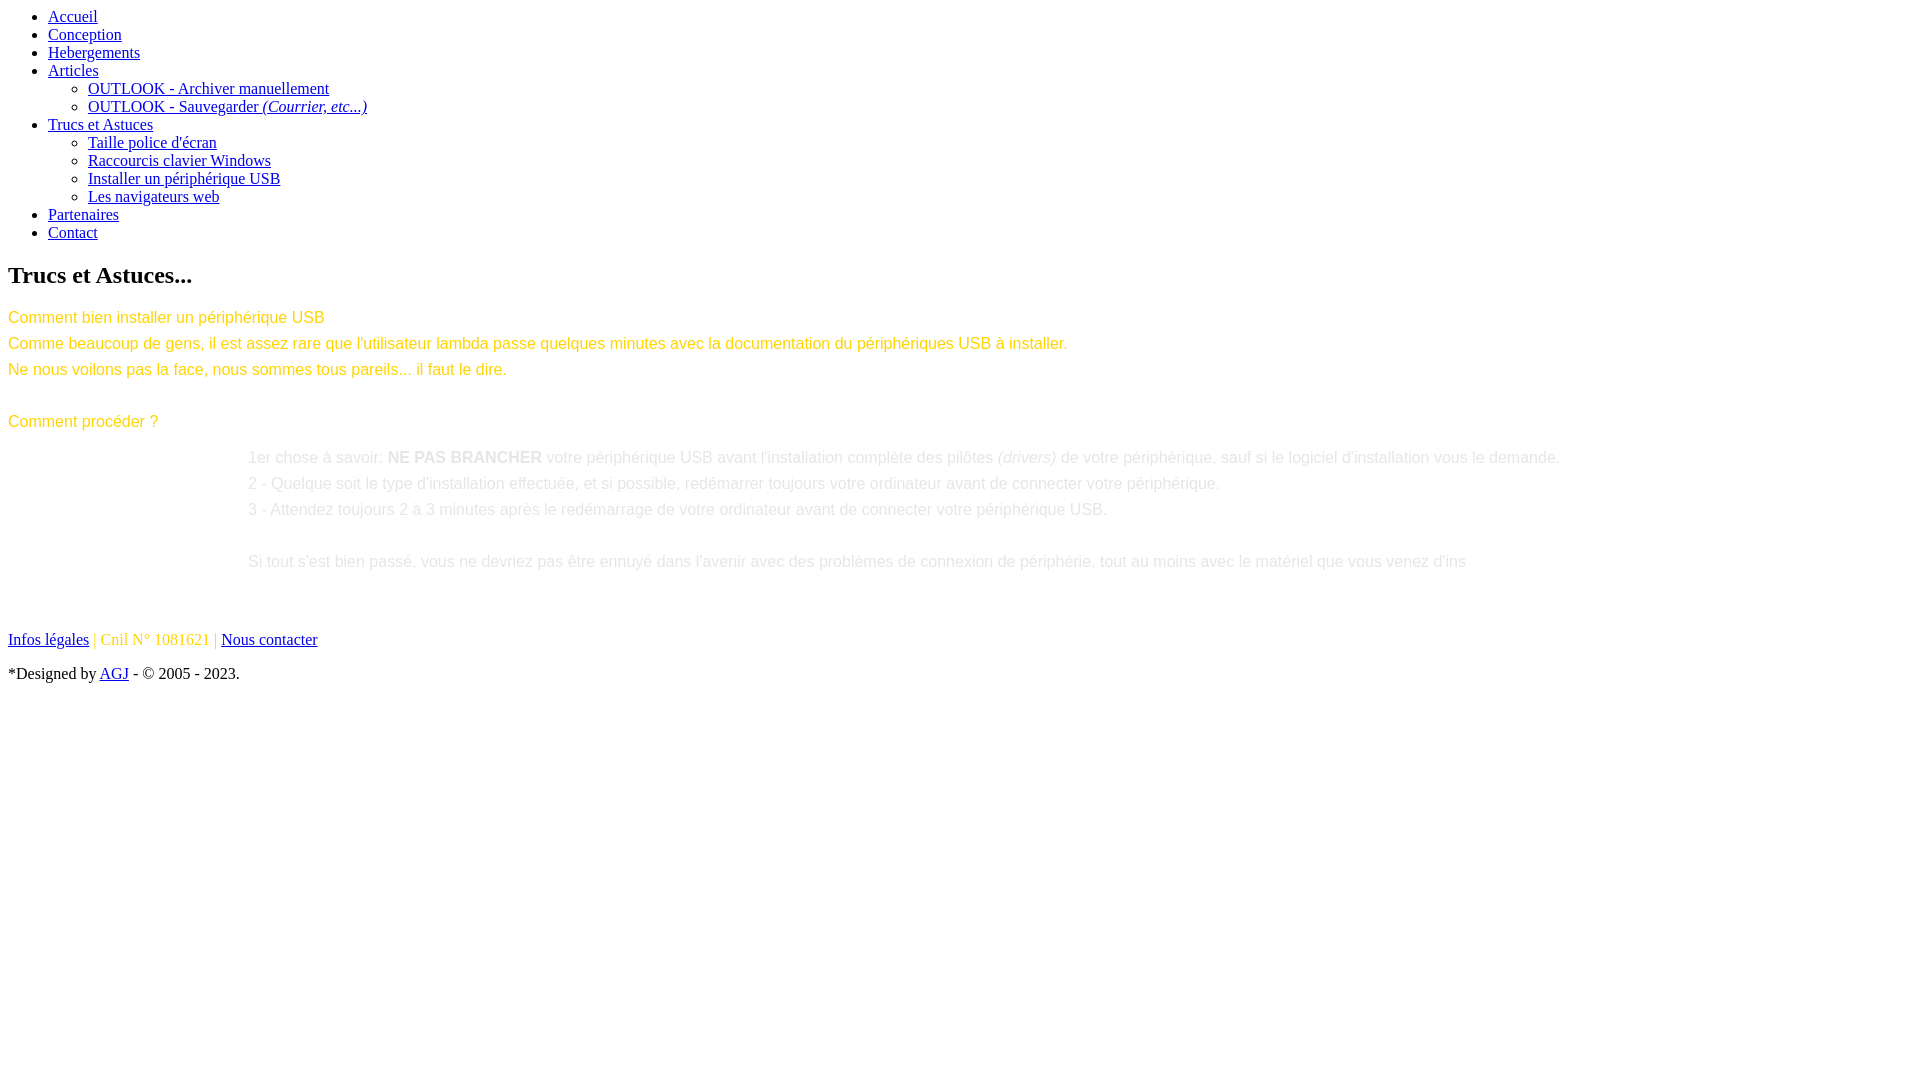  What do you see at coordinates (48, 124) in the screenshot?
I see `'Trucs et Astuces'` at bounding box center [48, 124].